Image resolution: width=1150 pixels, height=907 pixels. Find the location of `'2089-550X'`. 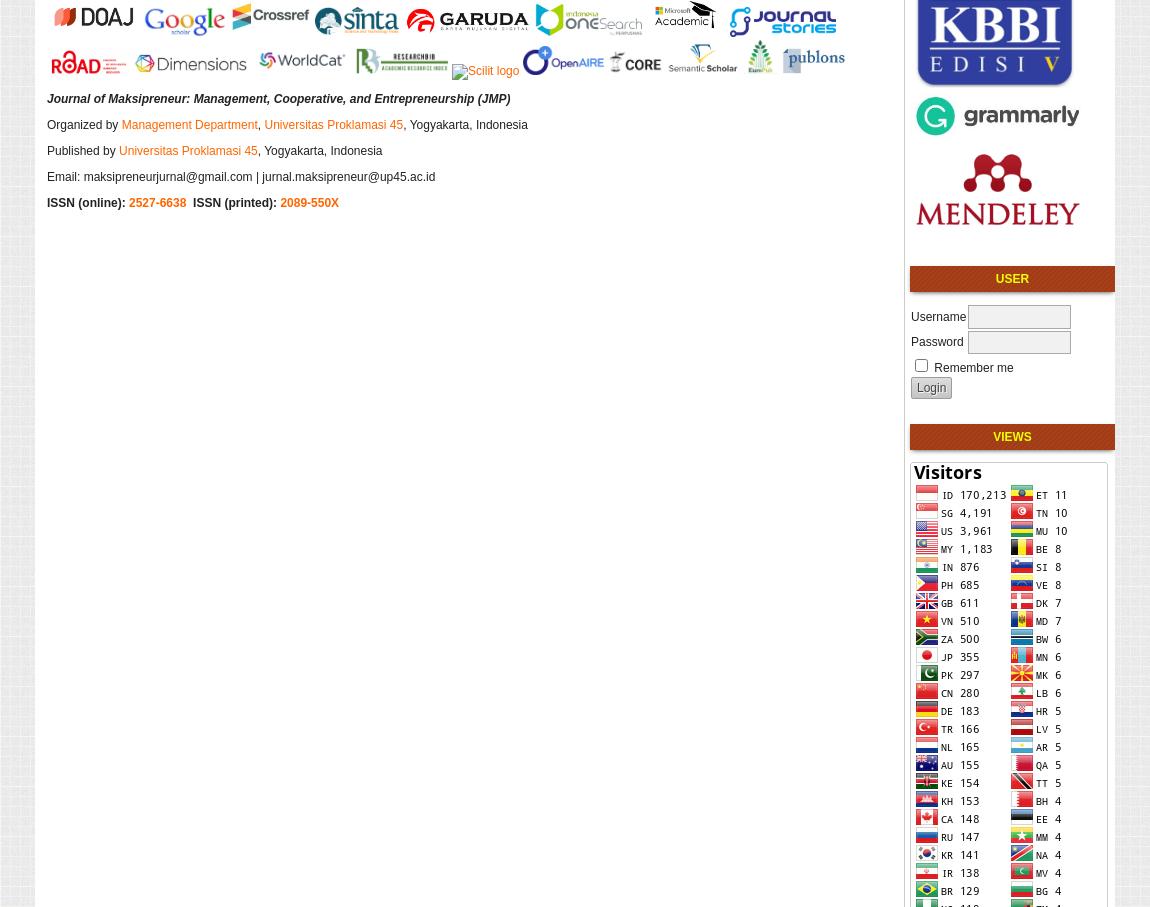

'2089-550X' is located at coordinates (309, 200).